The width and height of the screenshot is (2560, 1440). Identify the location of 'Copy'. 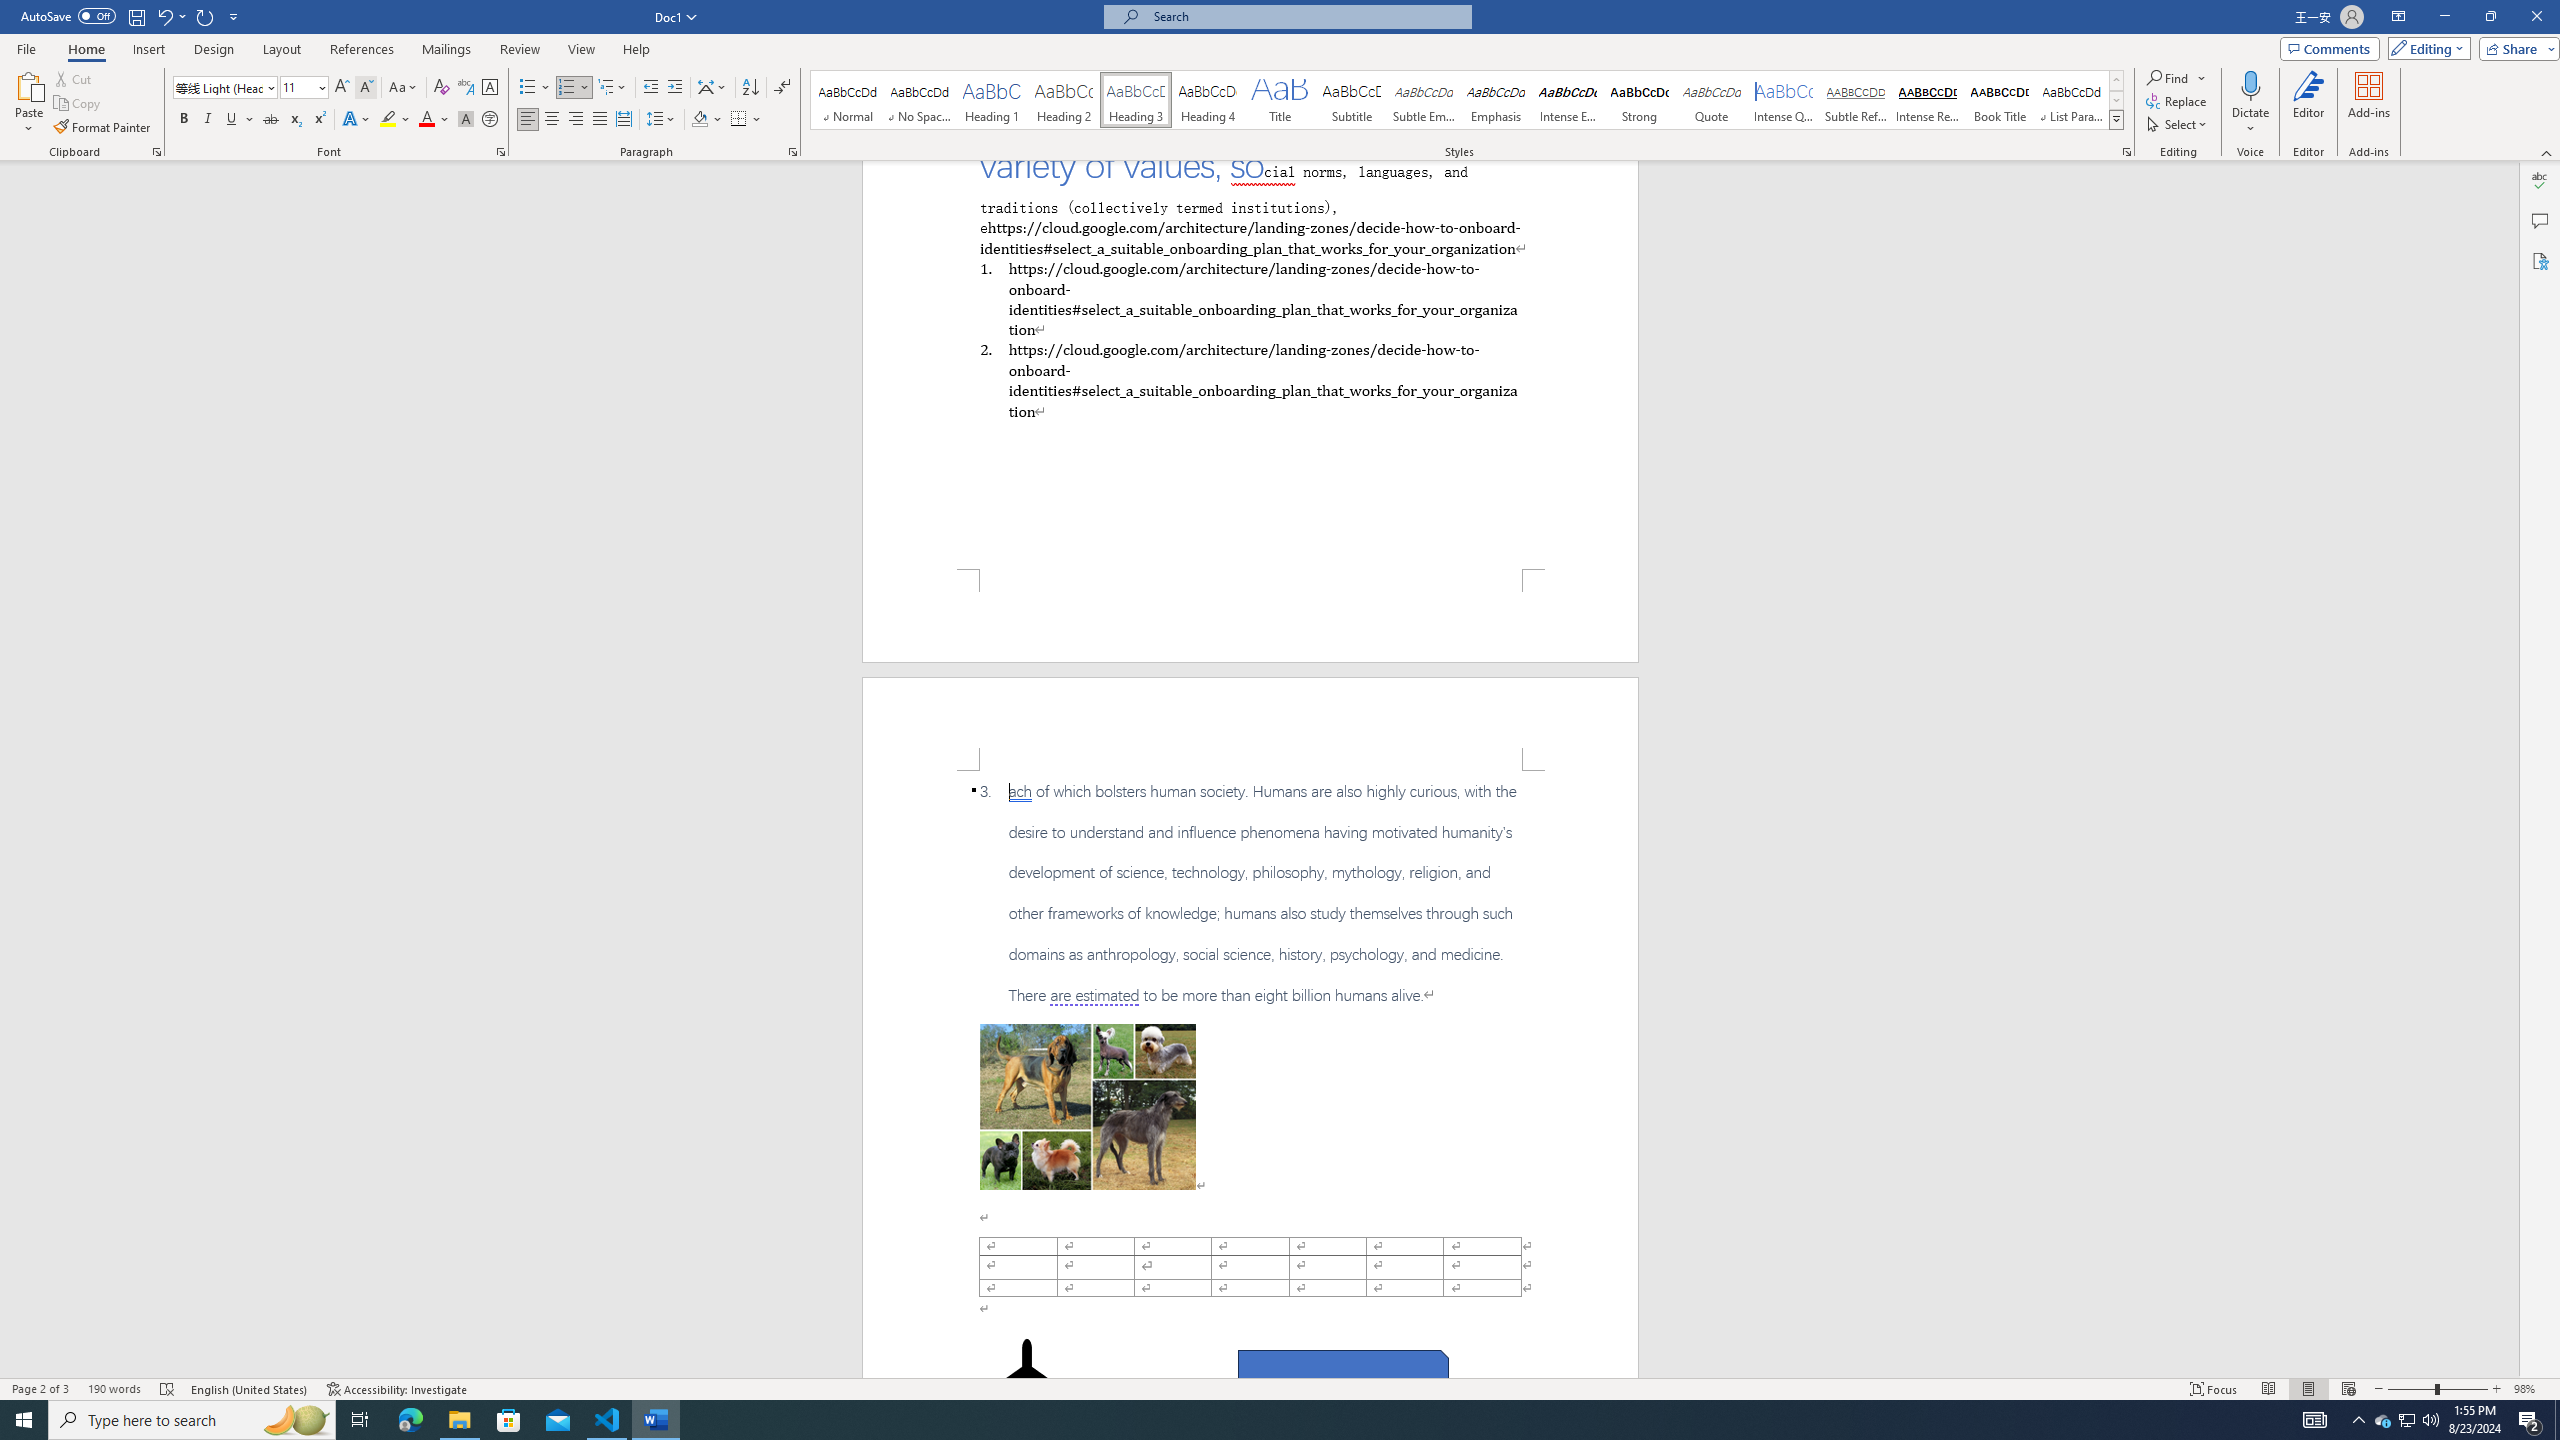
(78, 103).